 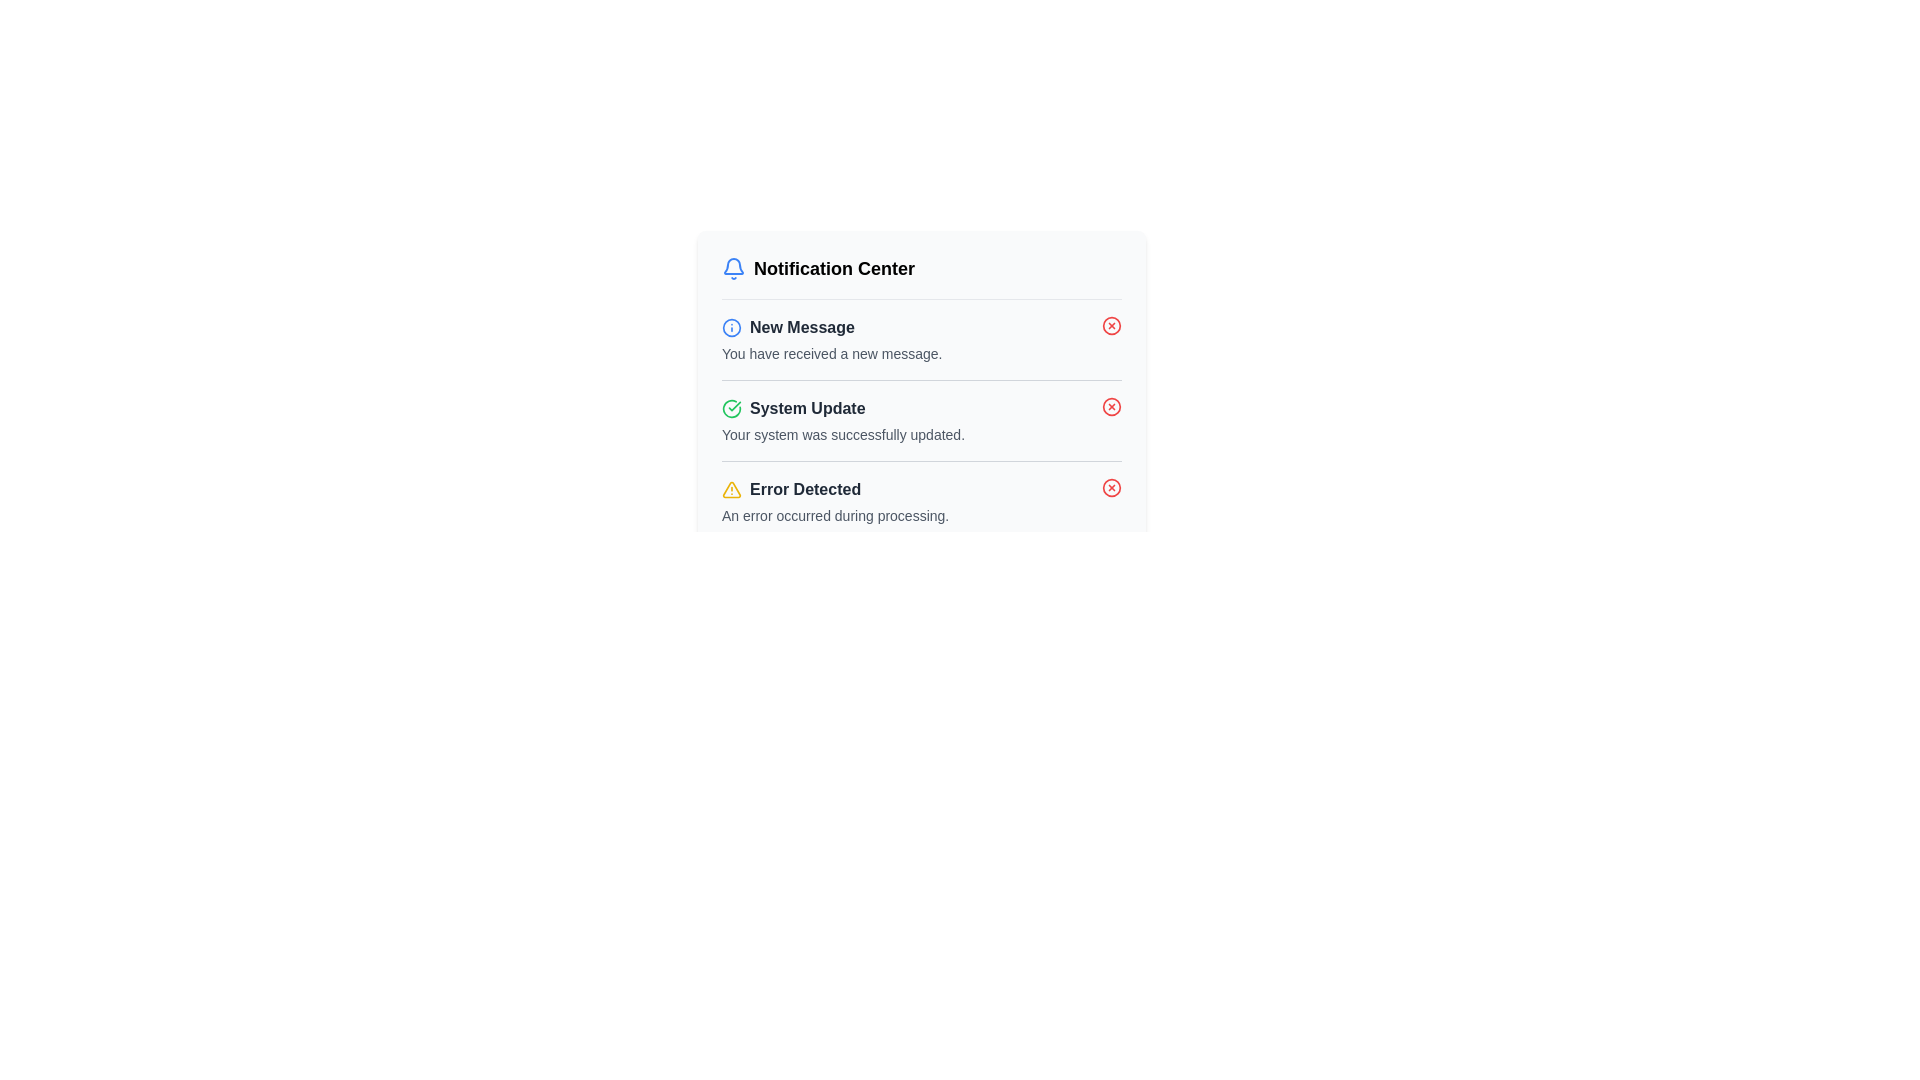 I want to click on the bell icon located at the top-left corner of the Notification Center widget, so click(x=733, y=265).